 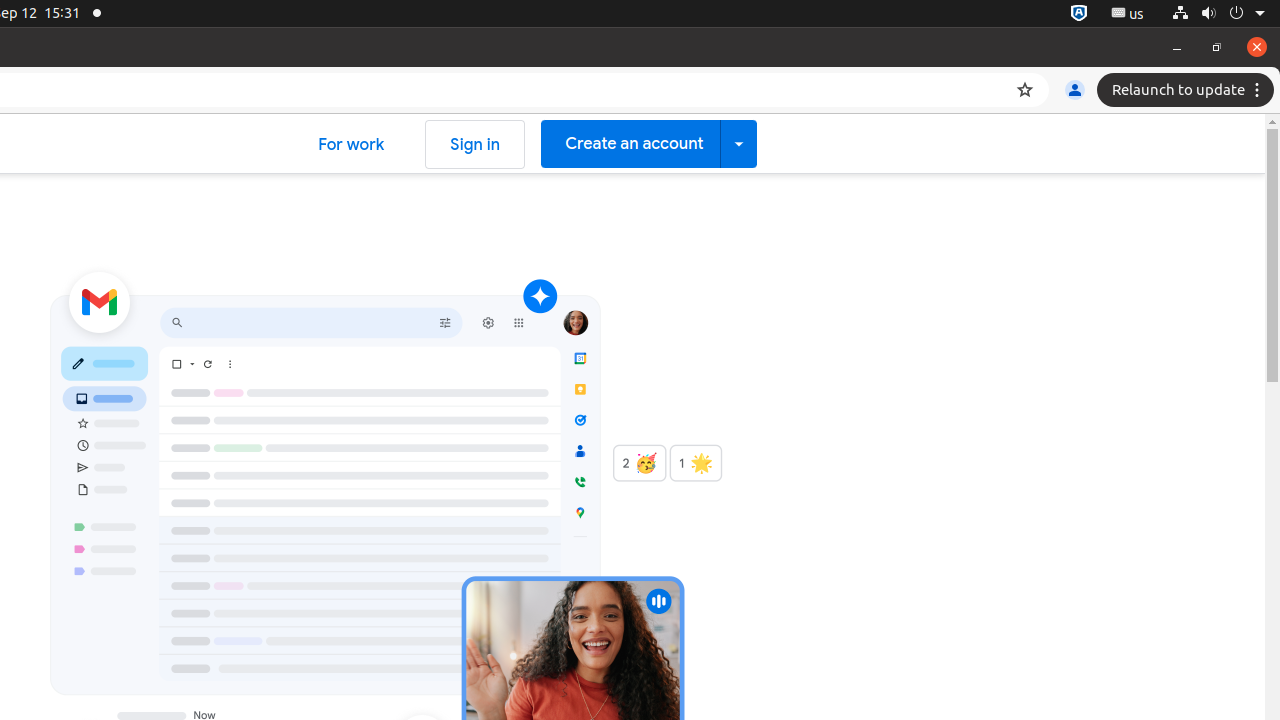 I want to click on 'Relaunch to update', so click(x=1188, y=90).